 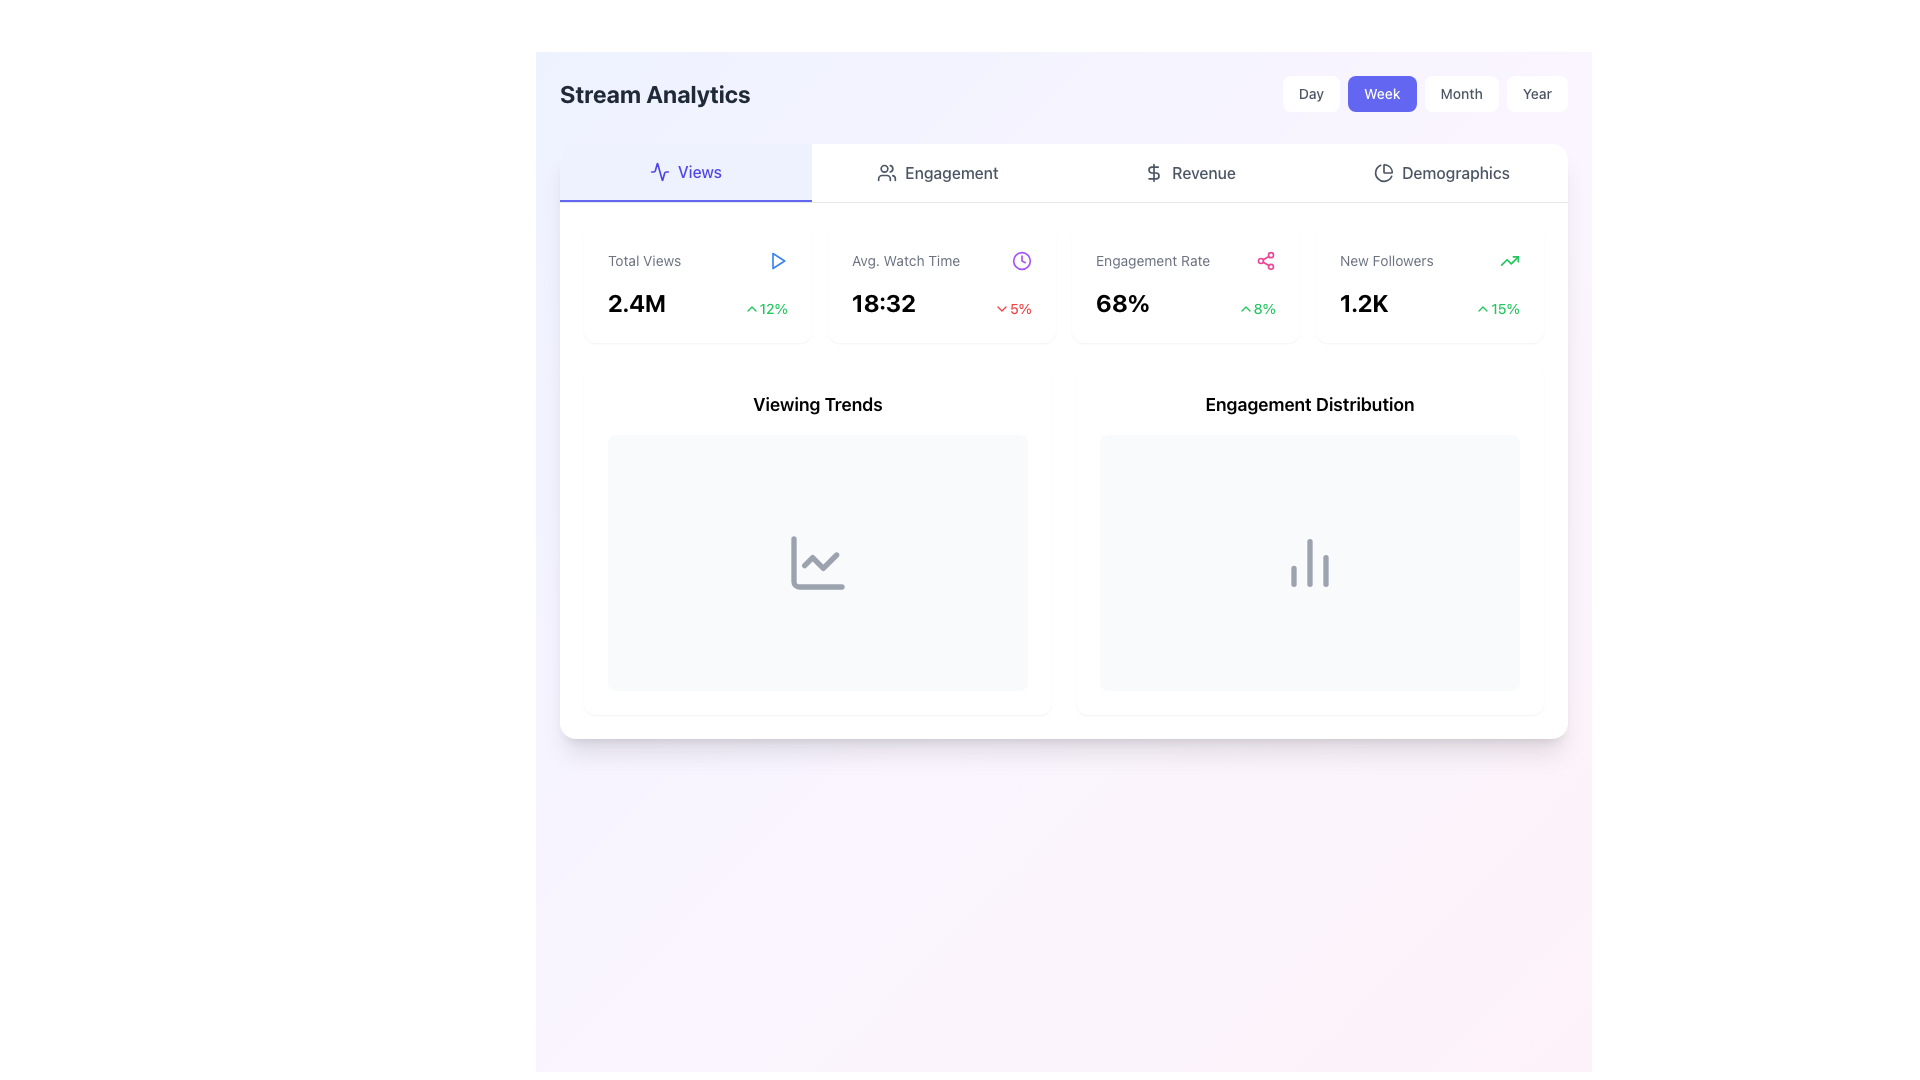 What do you see at coordinates (659, 171) in the screenshot?
I see `the SVG icon representing 'Views' located in the top section of the navigation bar under 'Stream Analytics'` at bounding box center [659, 171].